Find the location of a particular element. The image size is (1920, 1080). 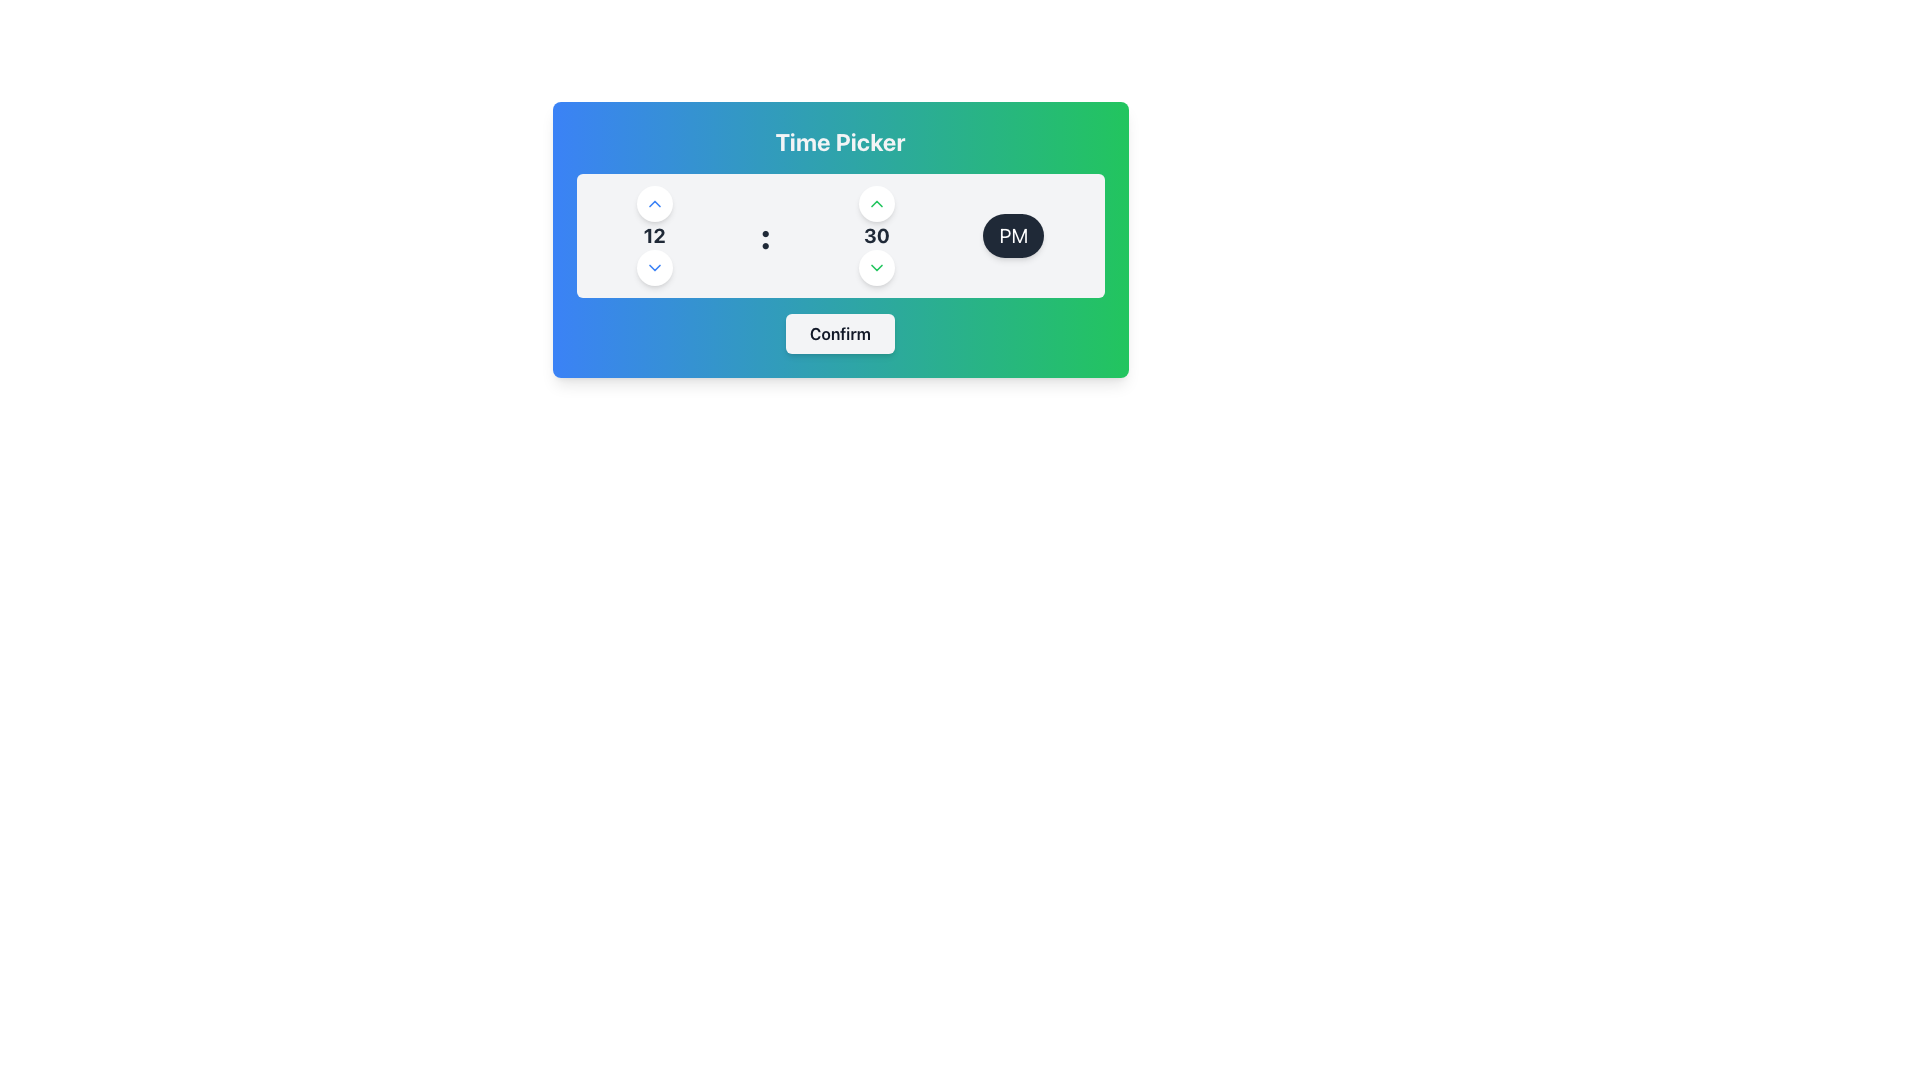

the increment button located above the number '30' in the time picker interface to observe potential visual feedback is located at coordinates (877, 204).